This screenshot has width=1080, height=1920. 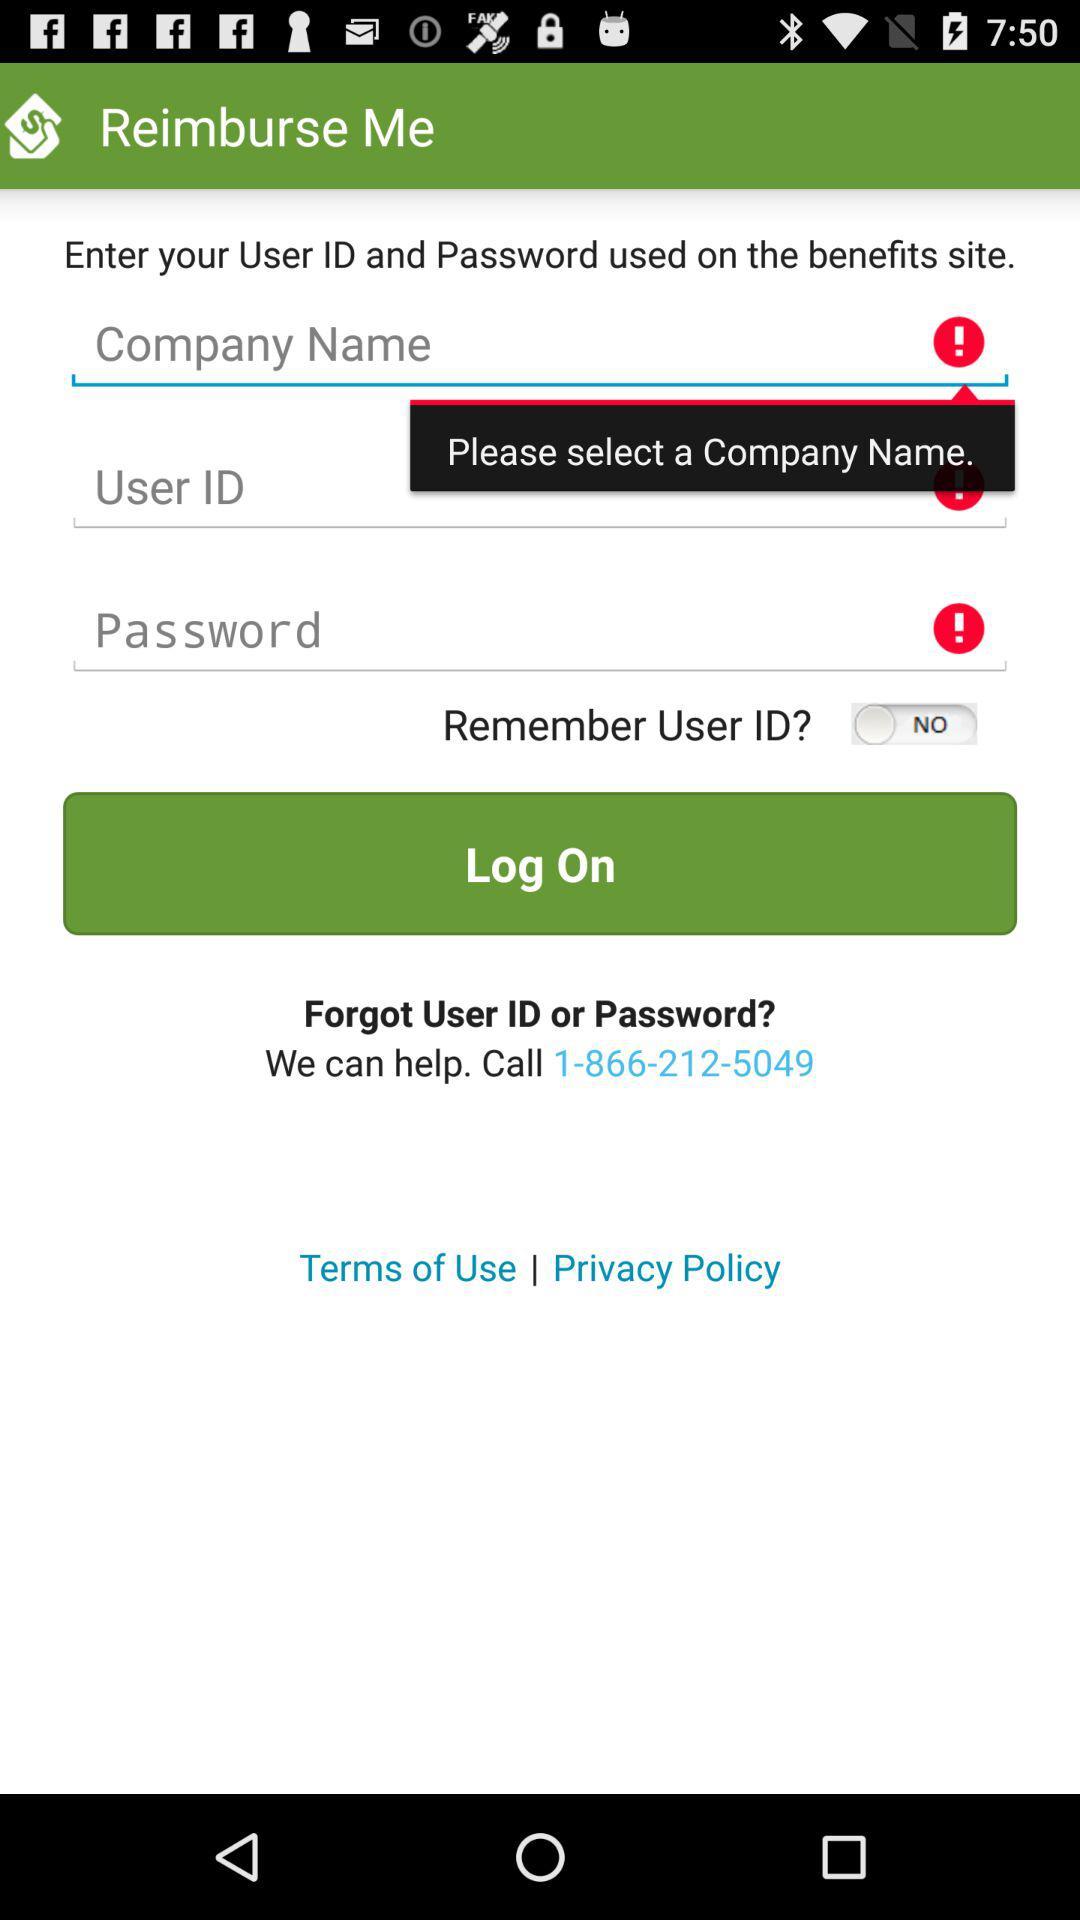 I want to click on type text in password prompt, so click(x=540, y=628).